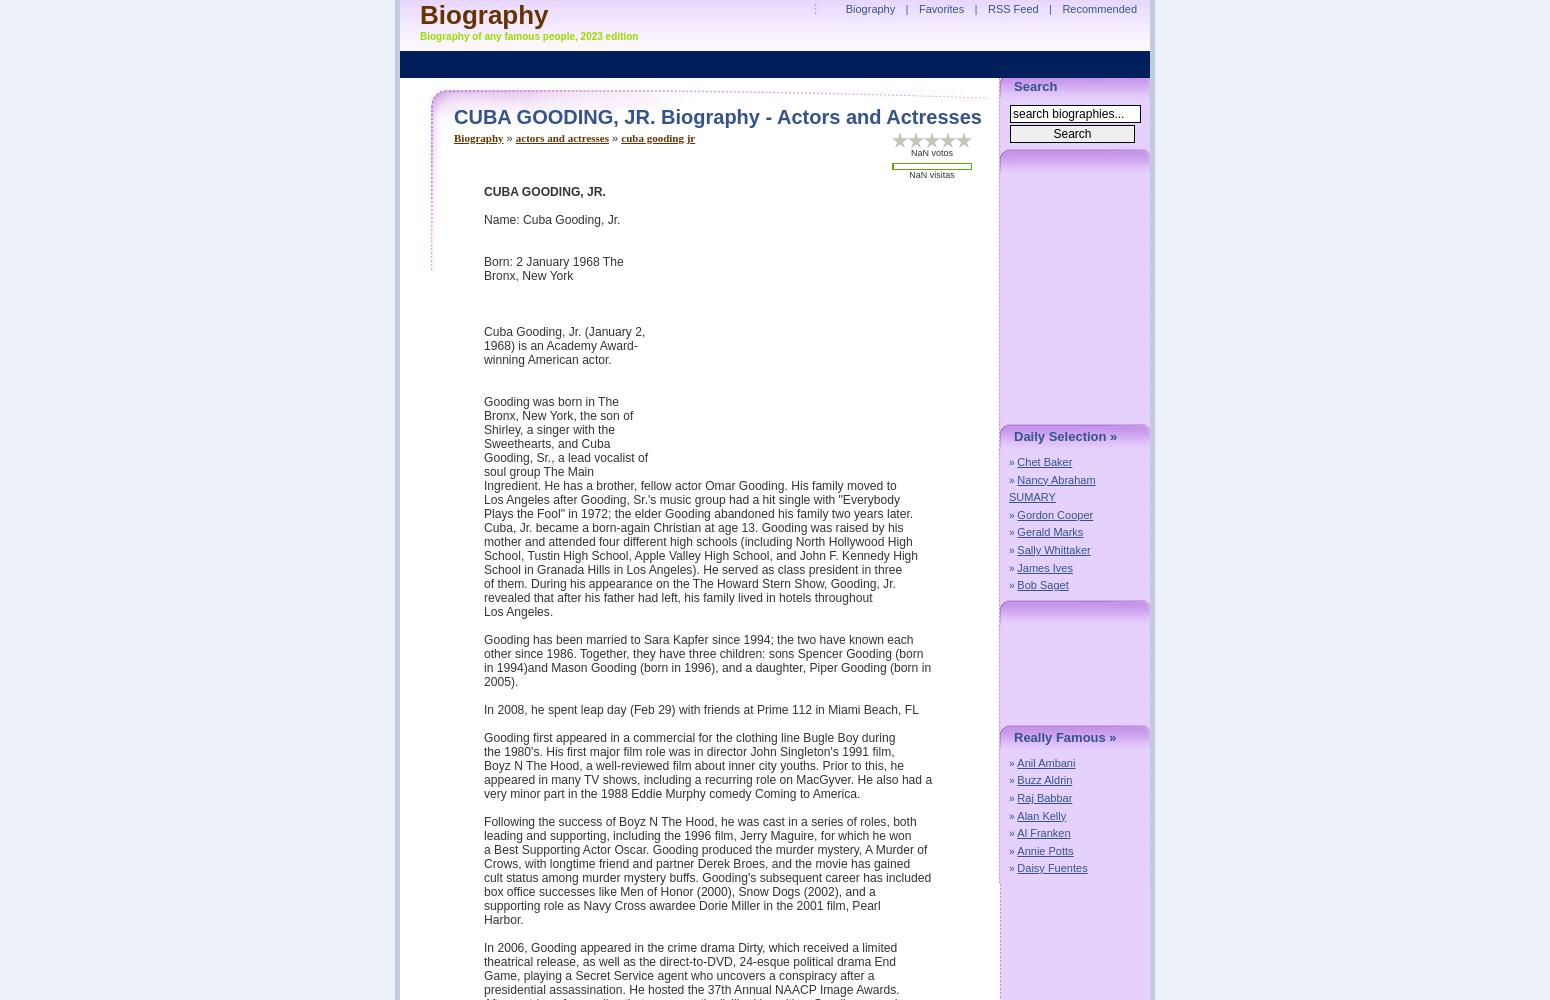  I want to click on 'Los Angeles after Gooding, Sr.'s music group had a hit single with "Everybody', so click(483, 500).